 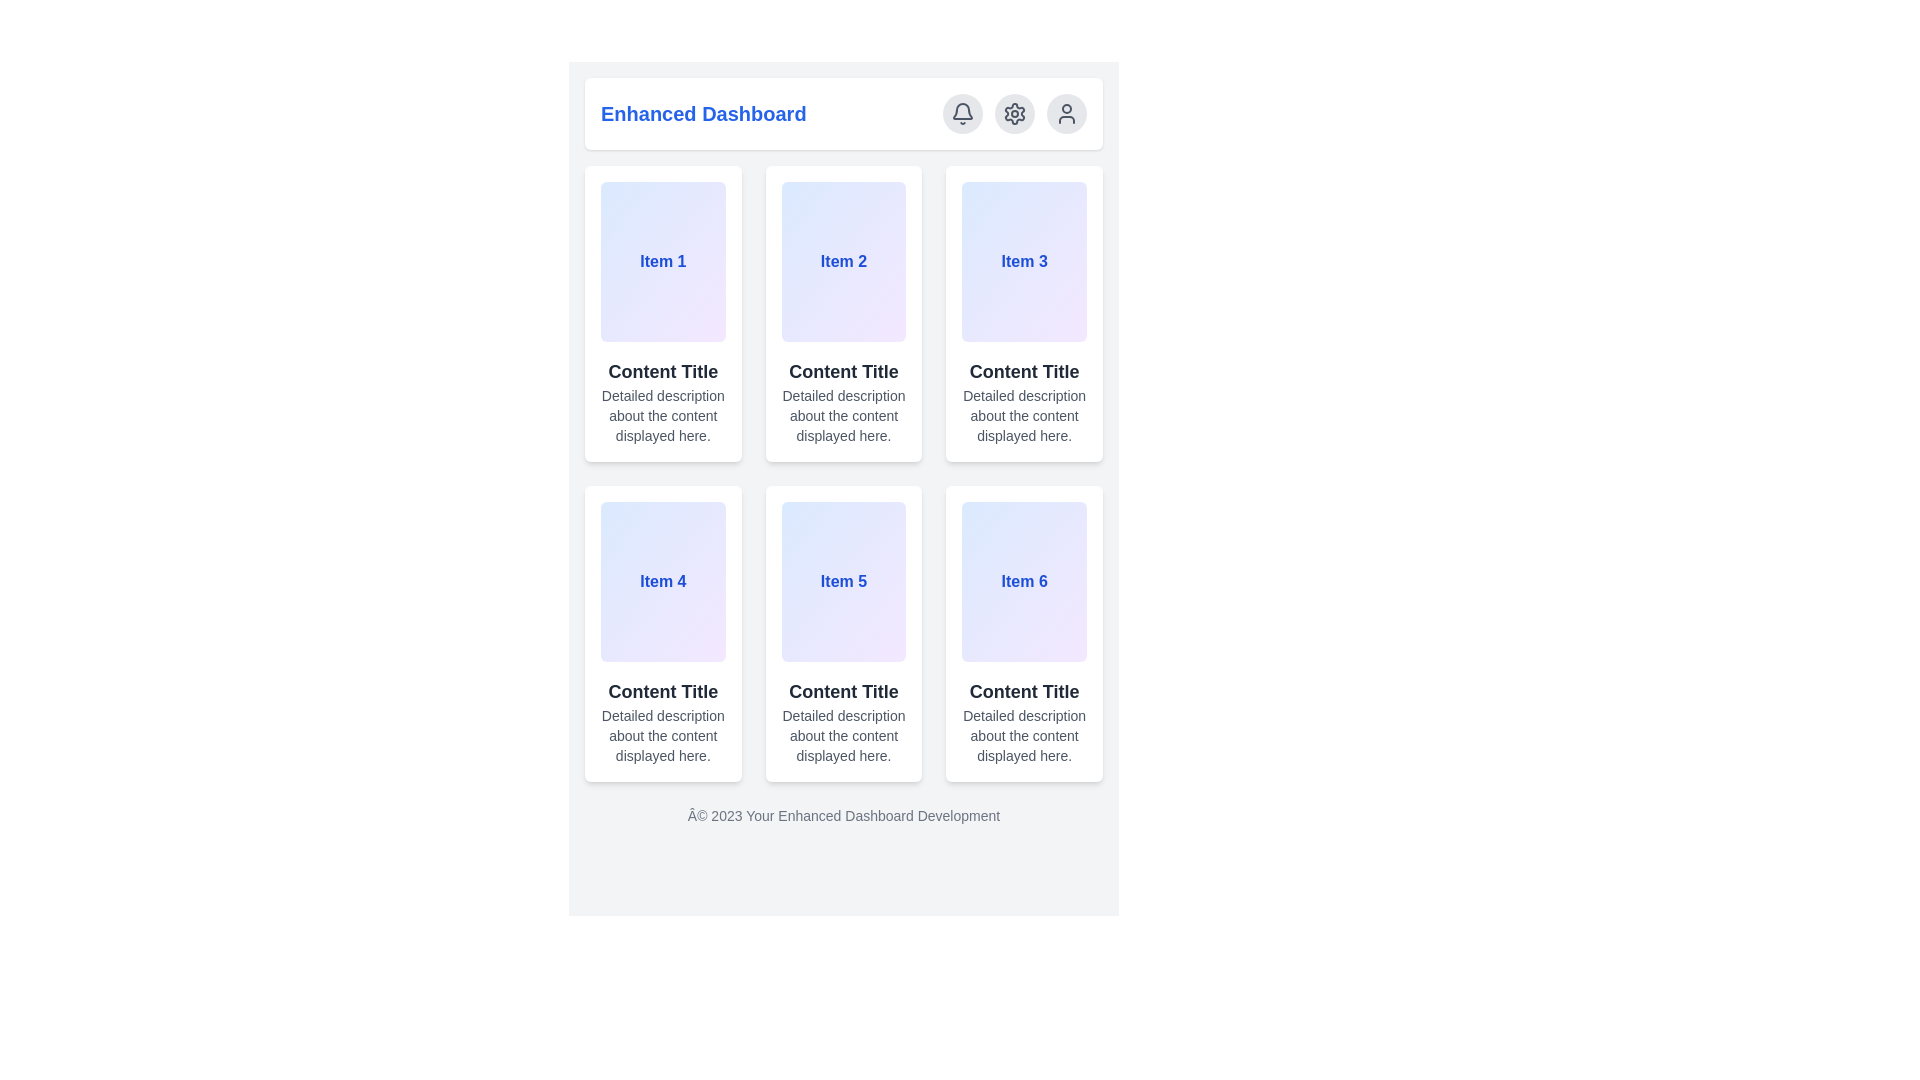 I want to click on the text paragraph styled with a small gray font that contains the content 'Detailed description about the content displayed here,' located below the heading 'Content Title' inside the gradient panel labeled 'Item 4.', so click(x=663, y=736).